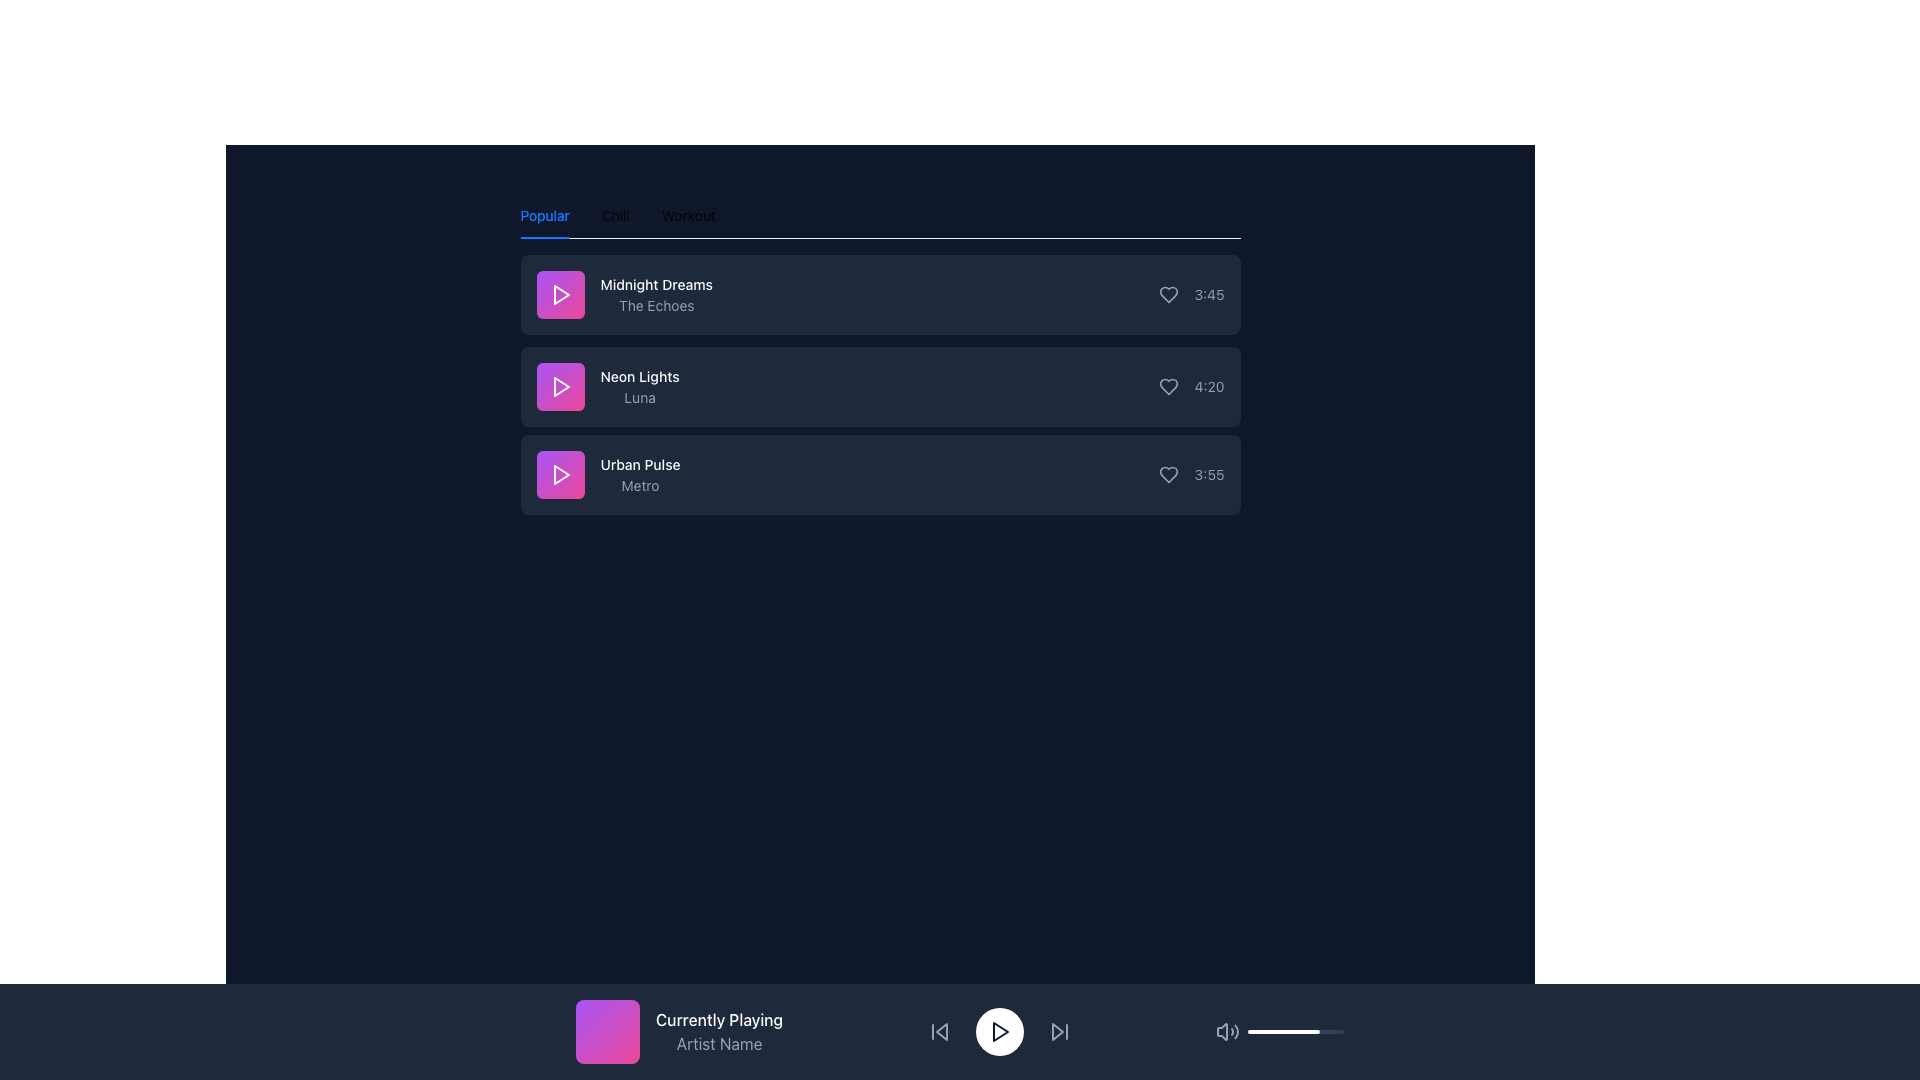  I want to click on the play button located to the left of the song title 'Midnight Dreams' by 'The Echoes' to initiate playback, so click(560, 294).